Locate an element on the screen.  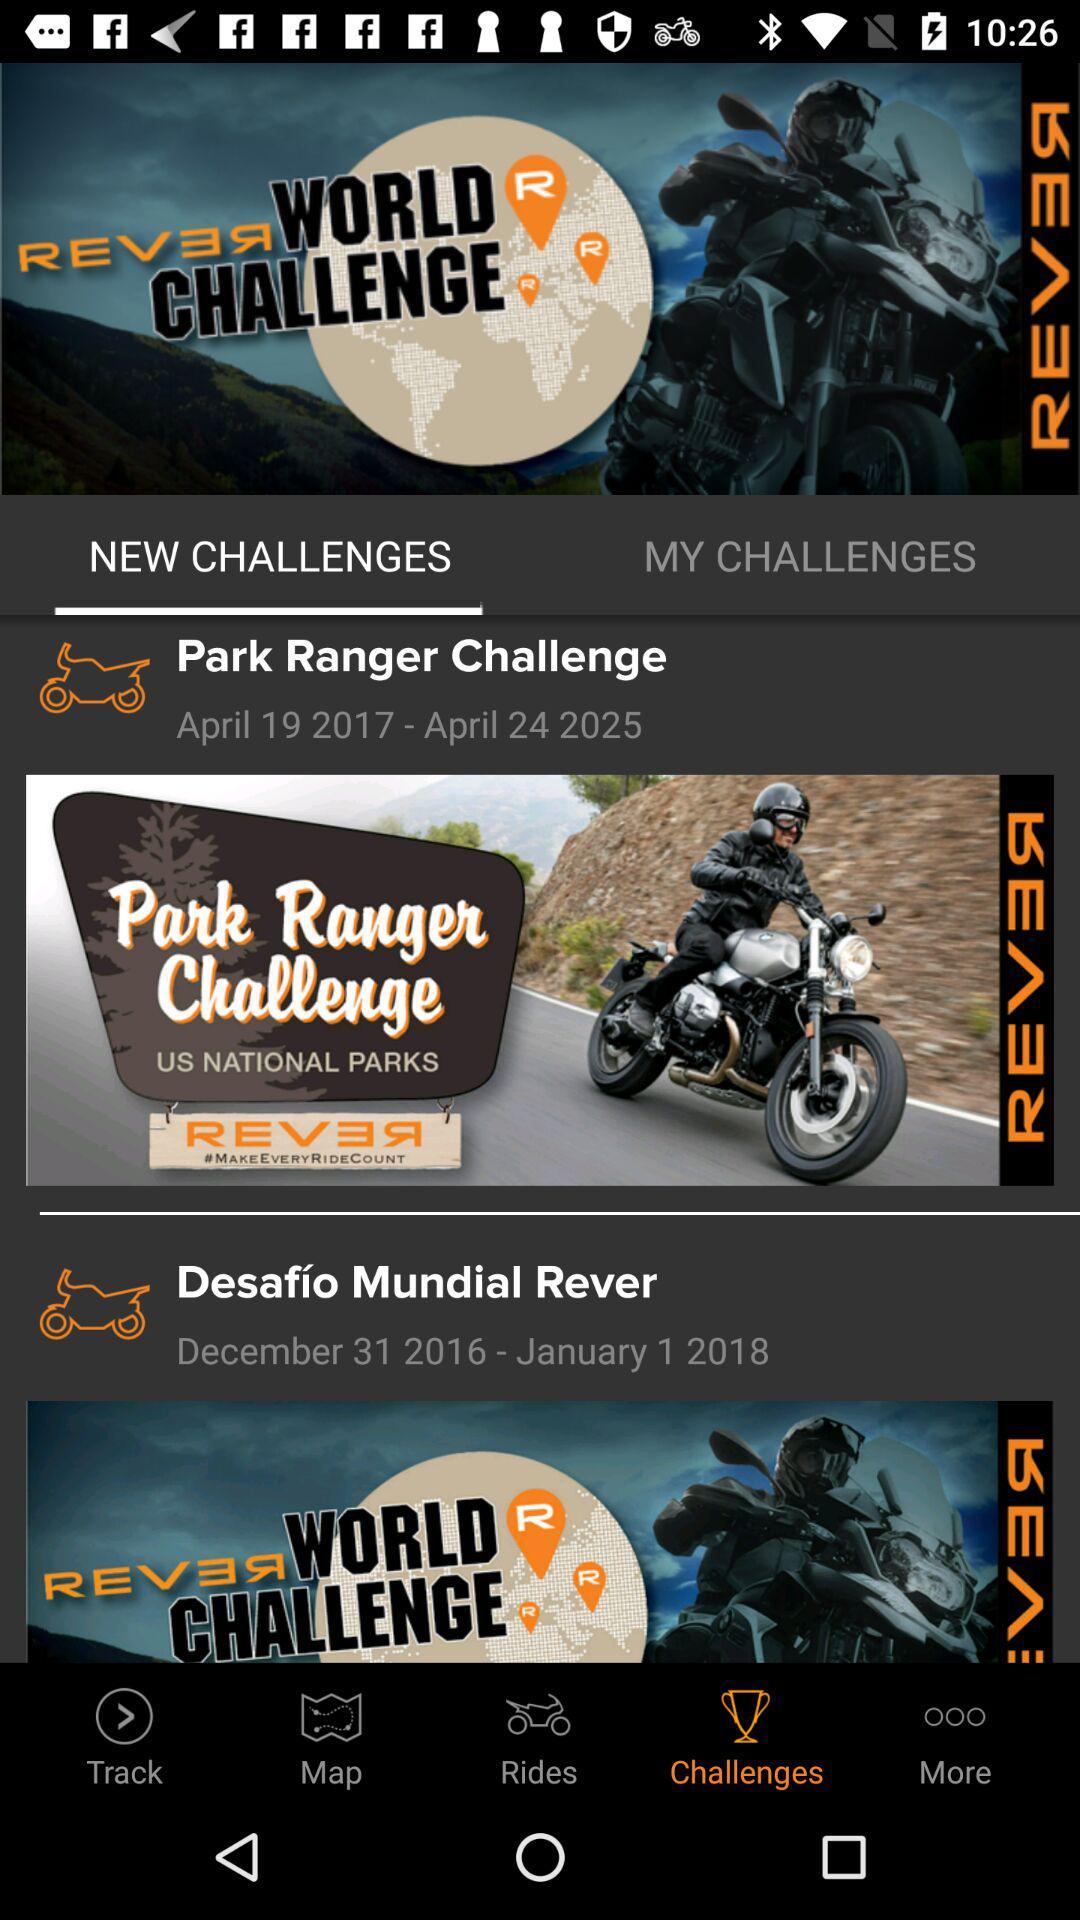
the map is located at coordinates (330, 1731).